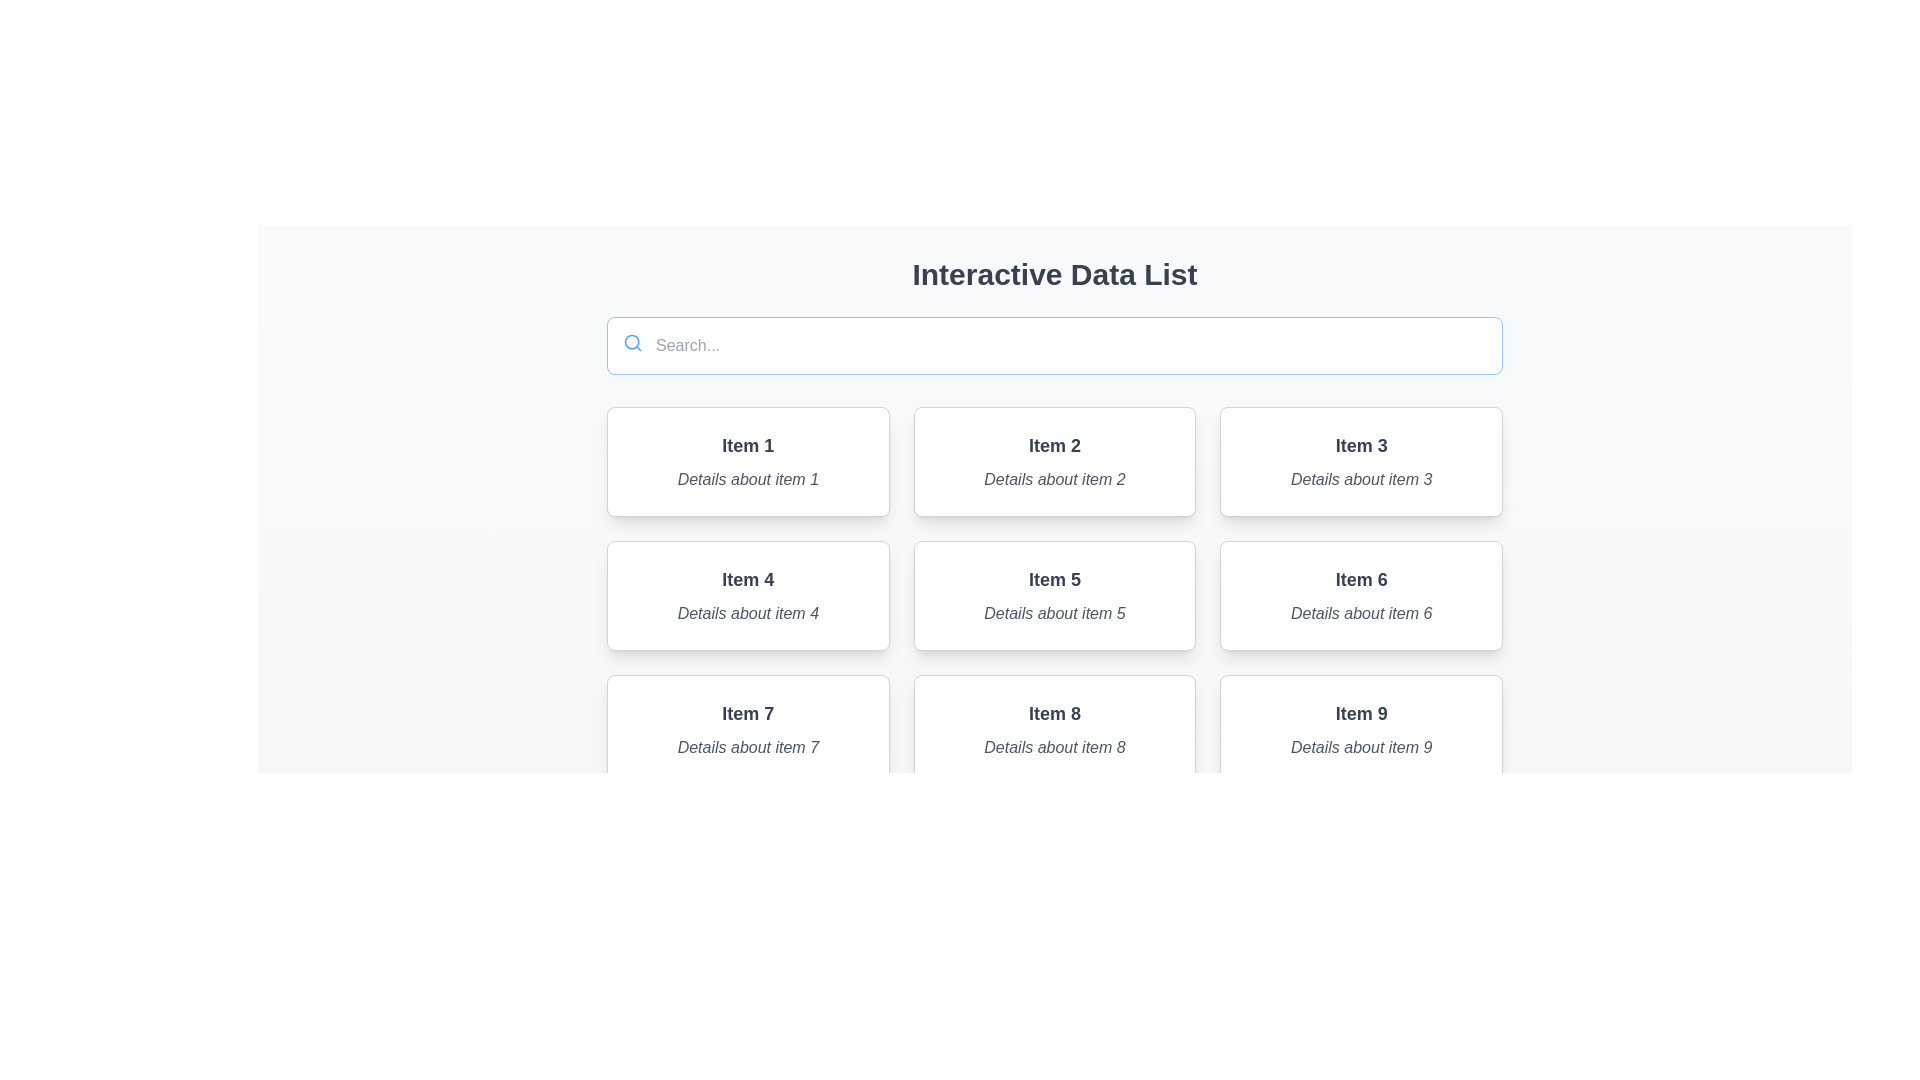  What do you see at coordinates (747, 579) in the screenshot?
I see `the text label 'Item 4', which serves as the title for the card in the second row, first card of a 3x3 grid layout` at bounding box center [747, 579].